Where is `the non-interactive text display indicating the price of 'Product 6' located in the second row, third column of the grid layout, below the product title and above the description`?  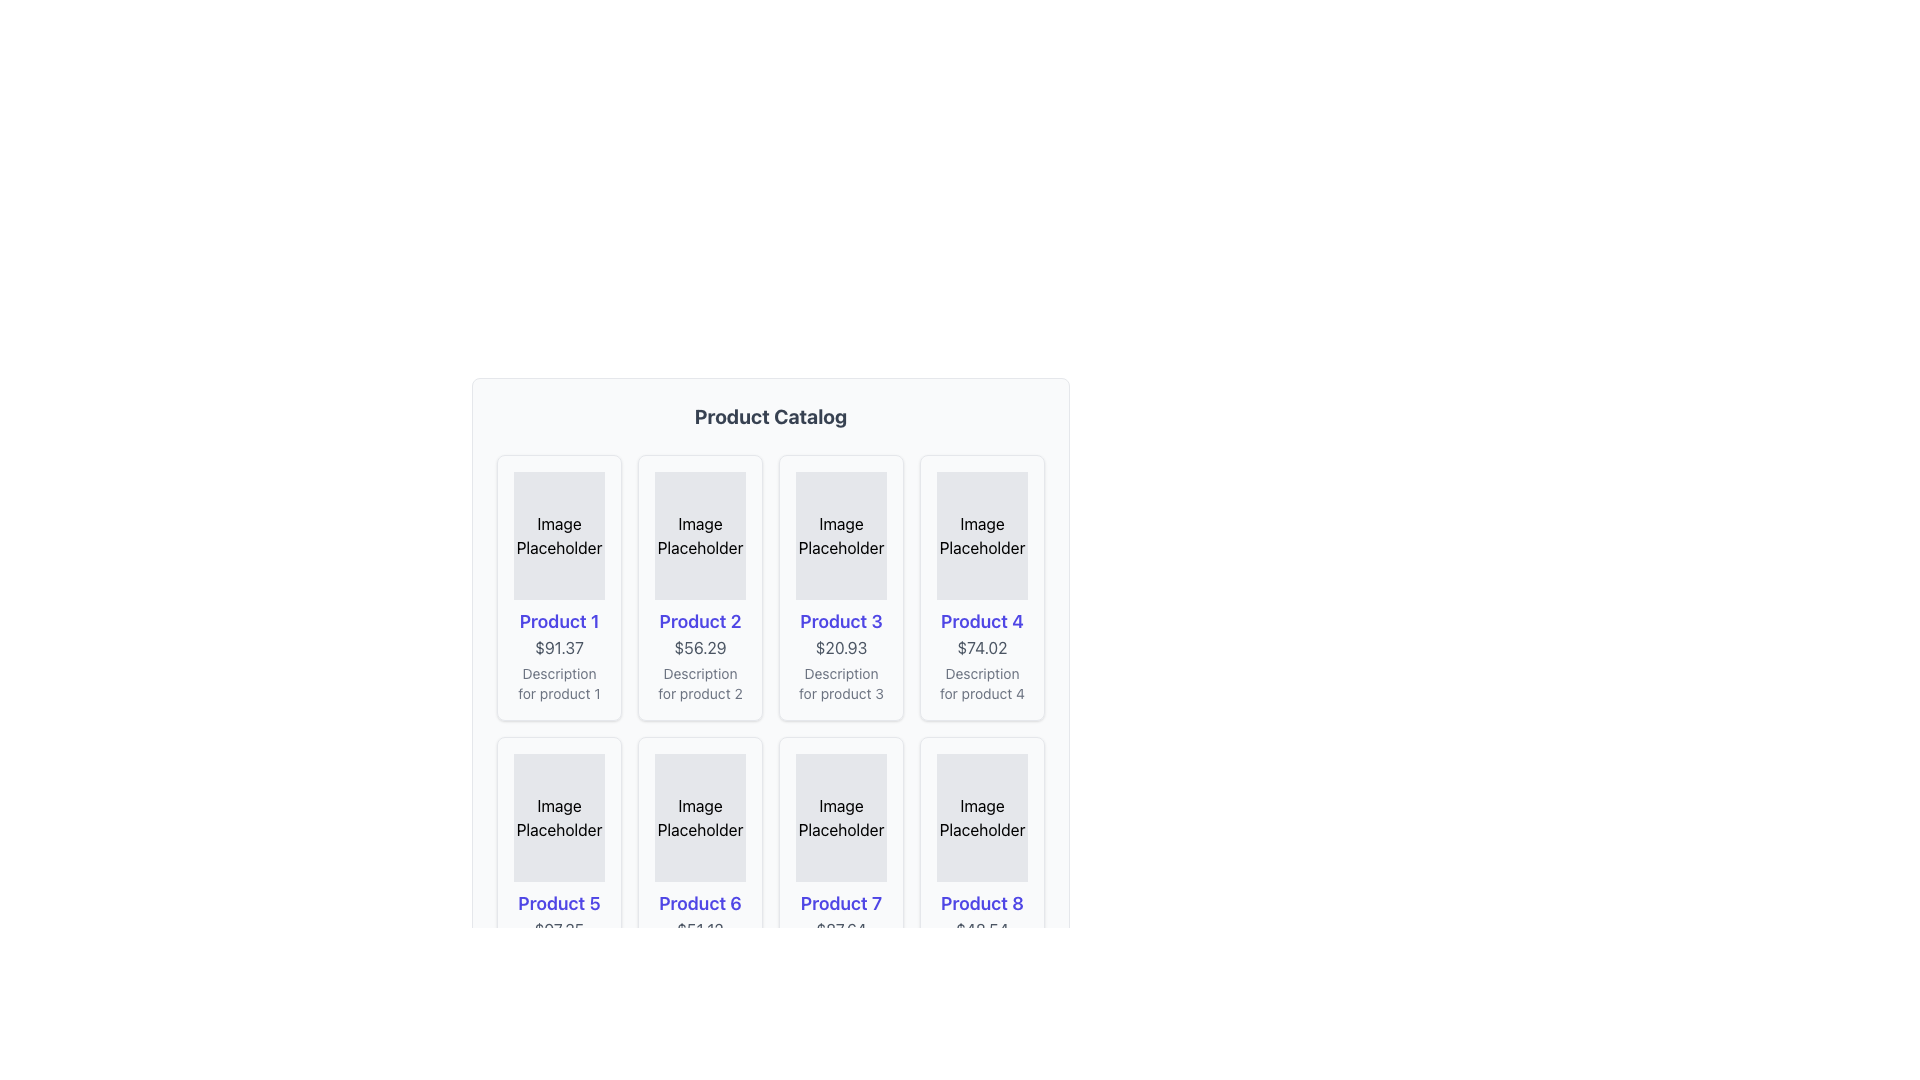
the non-interactive text display indicating the price of 'Product 6' located in the second row, third column of the grid layout, below the product title and above the description is located at coordinates (700, 929).